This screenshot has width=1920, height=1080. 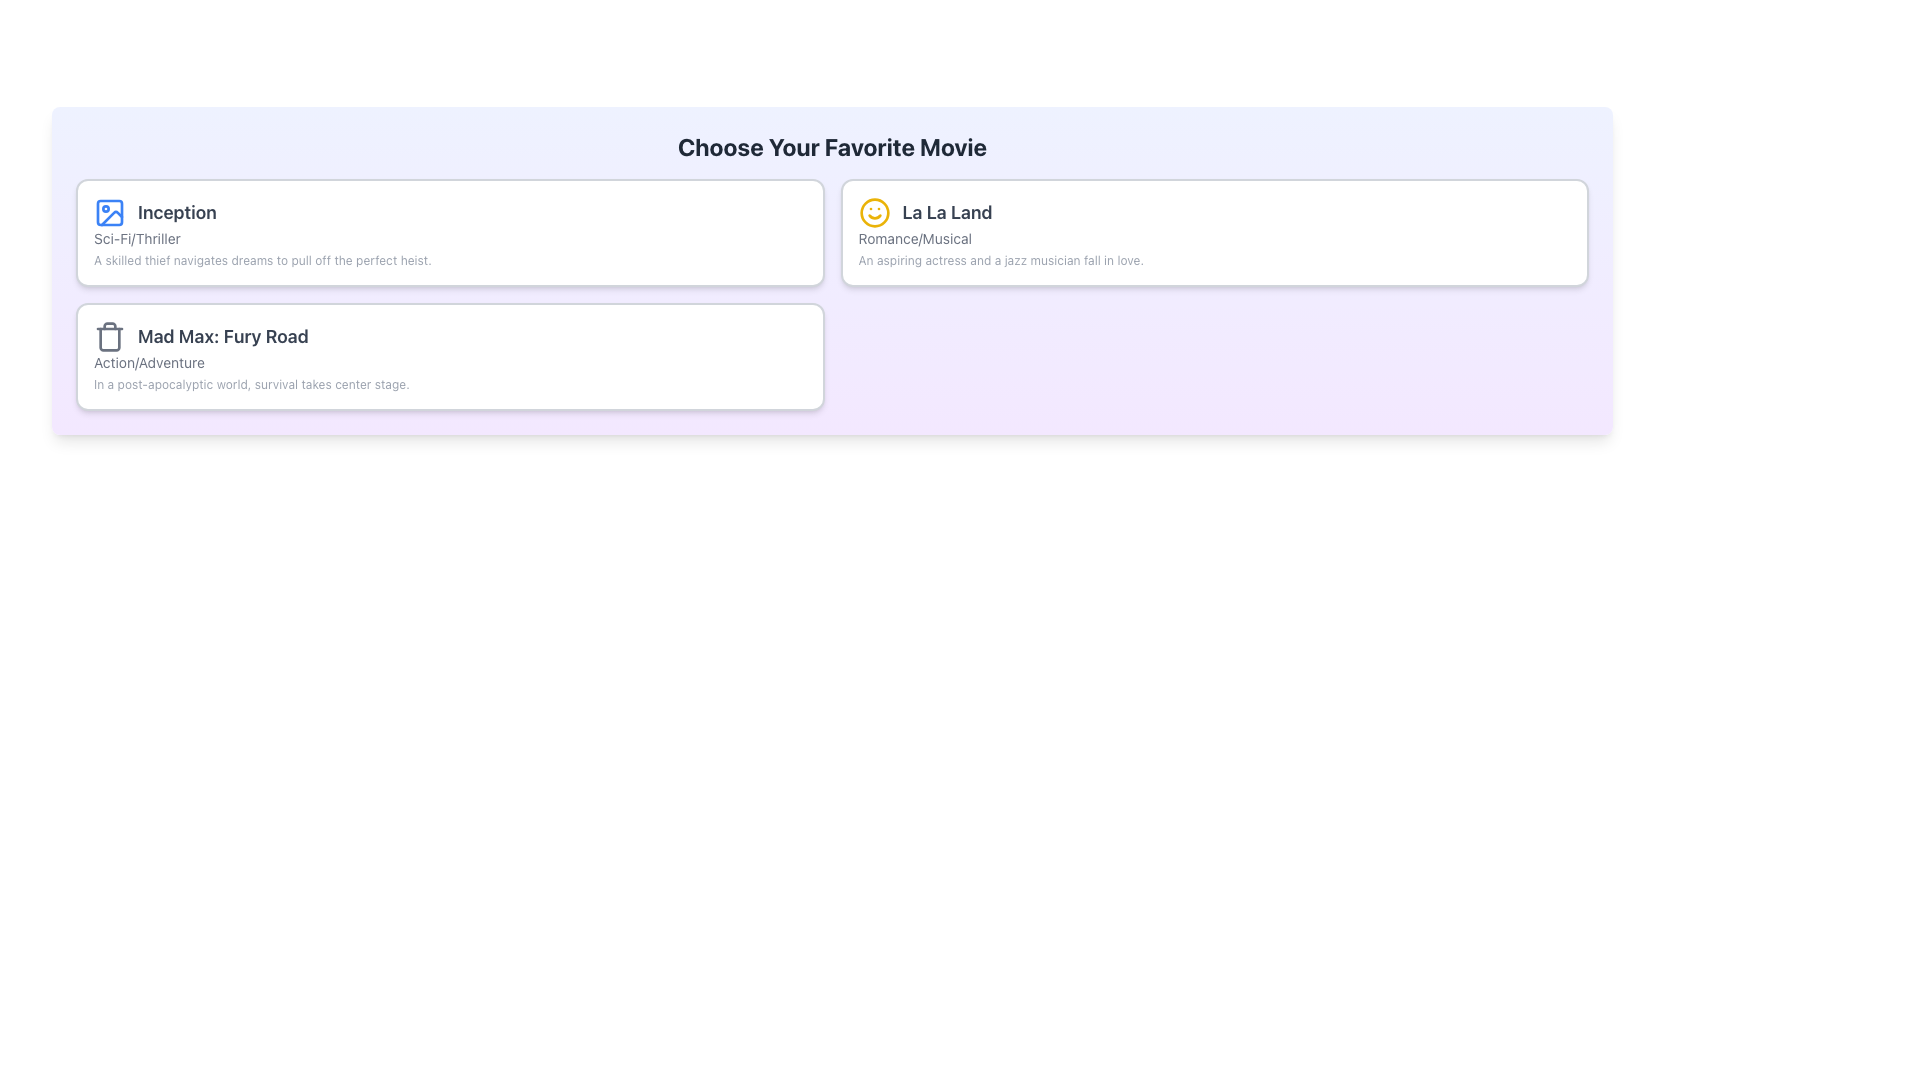 What do you see at coordinates (874, 212) in the screenshot?
I see `the smiley face icon representing the movie 'La La Land', which is positioned to the left of the text within the movie block` at bounding box center [874, 212].